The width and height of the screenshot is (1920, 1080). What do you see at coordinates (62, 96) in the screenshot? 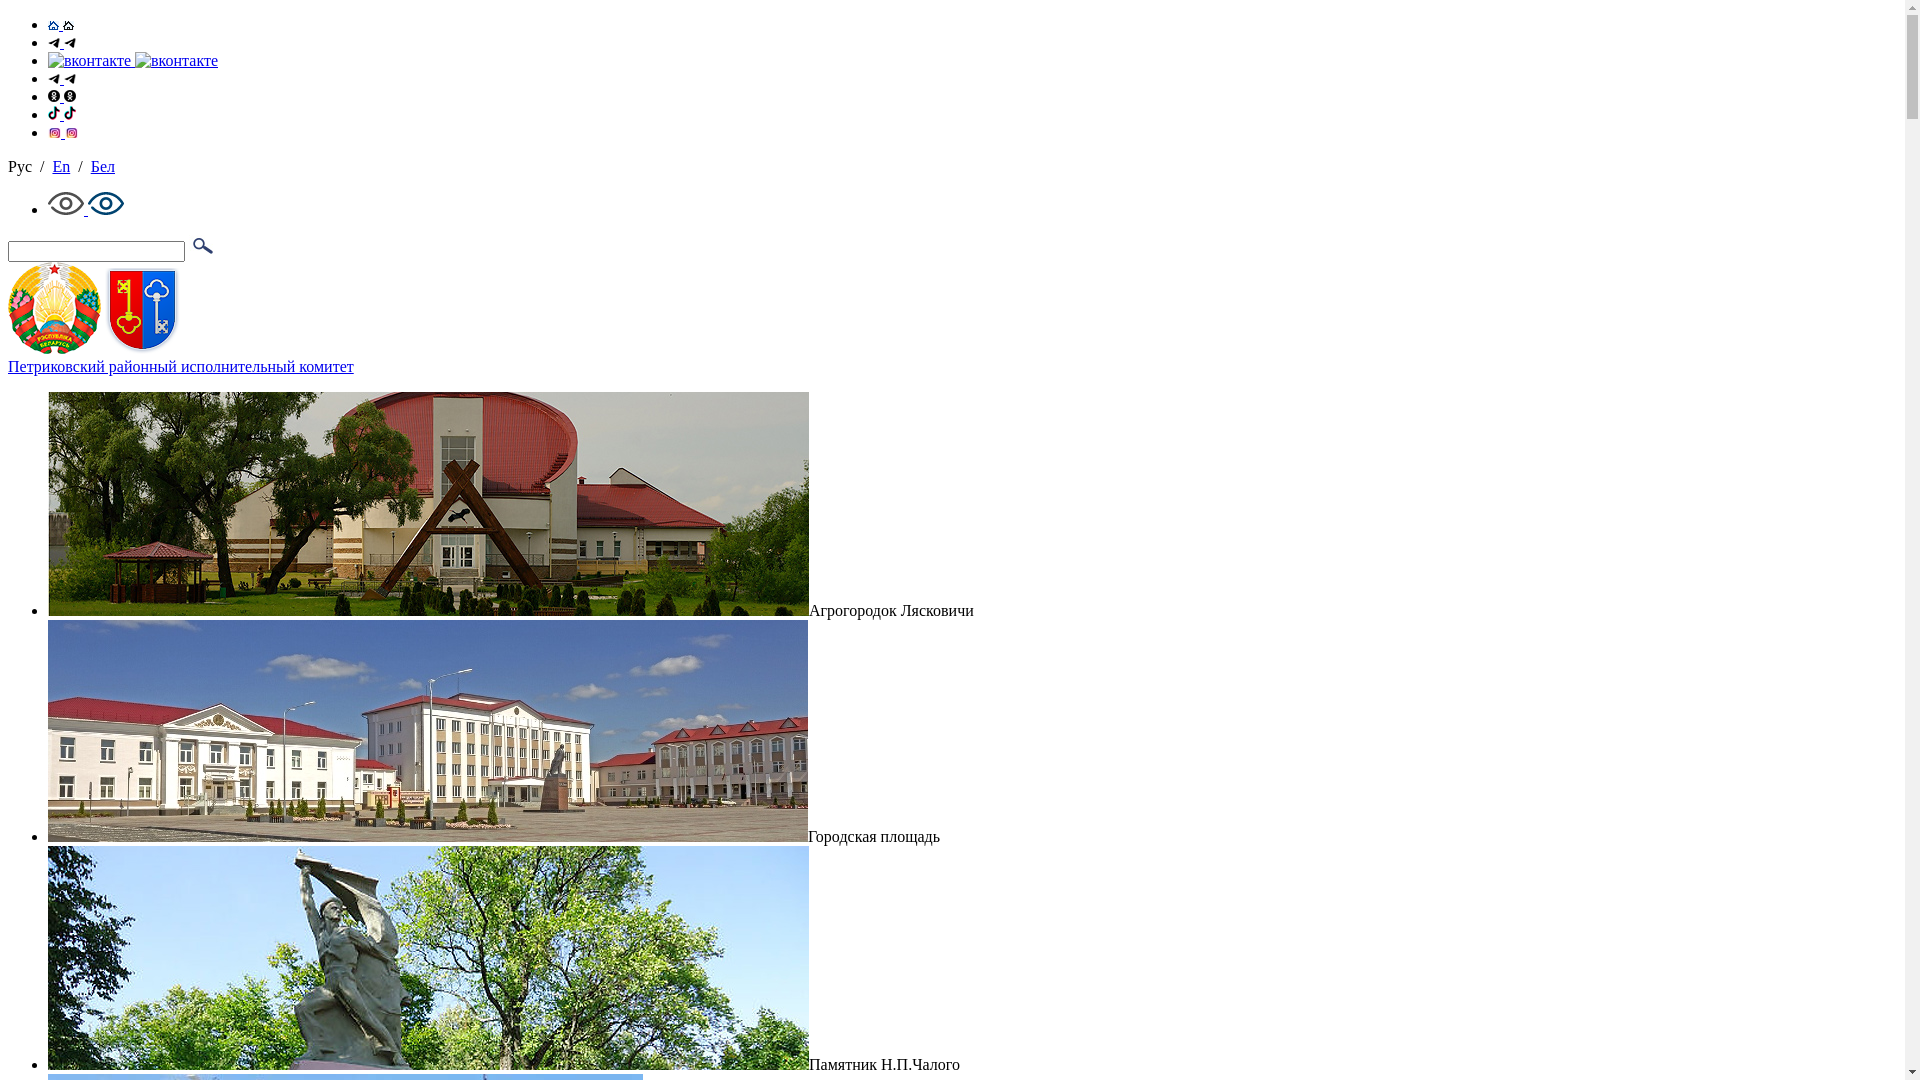
I see `'OK'` at bounding box center [62, 96].